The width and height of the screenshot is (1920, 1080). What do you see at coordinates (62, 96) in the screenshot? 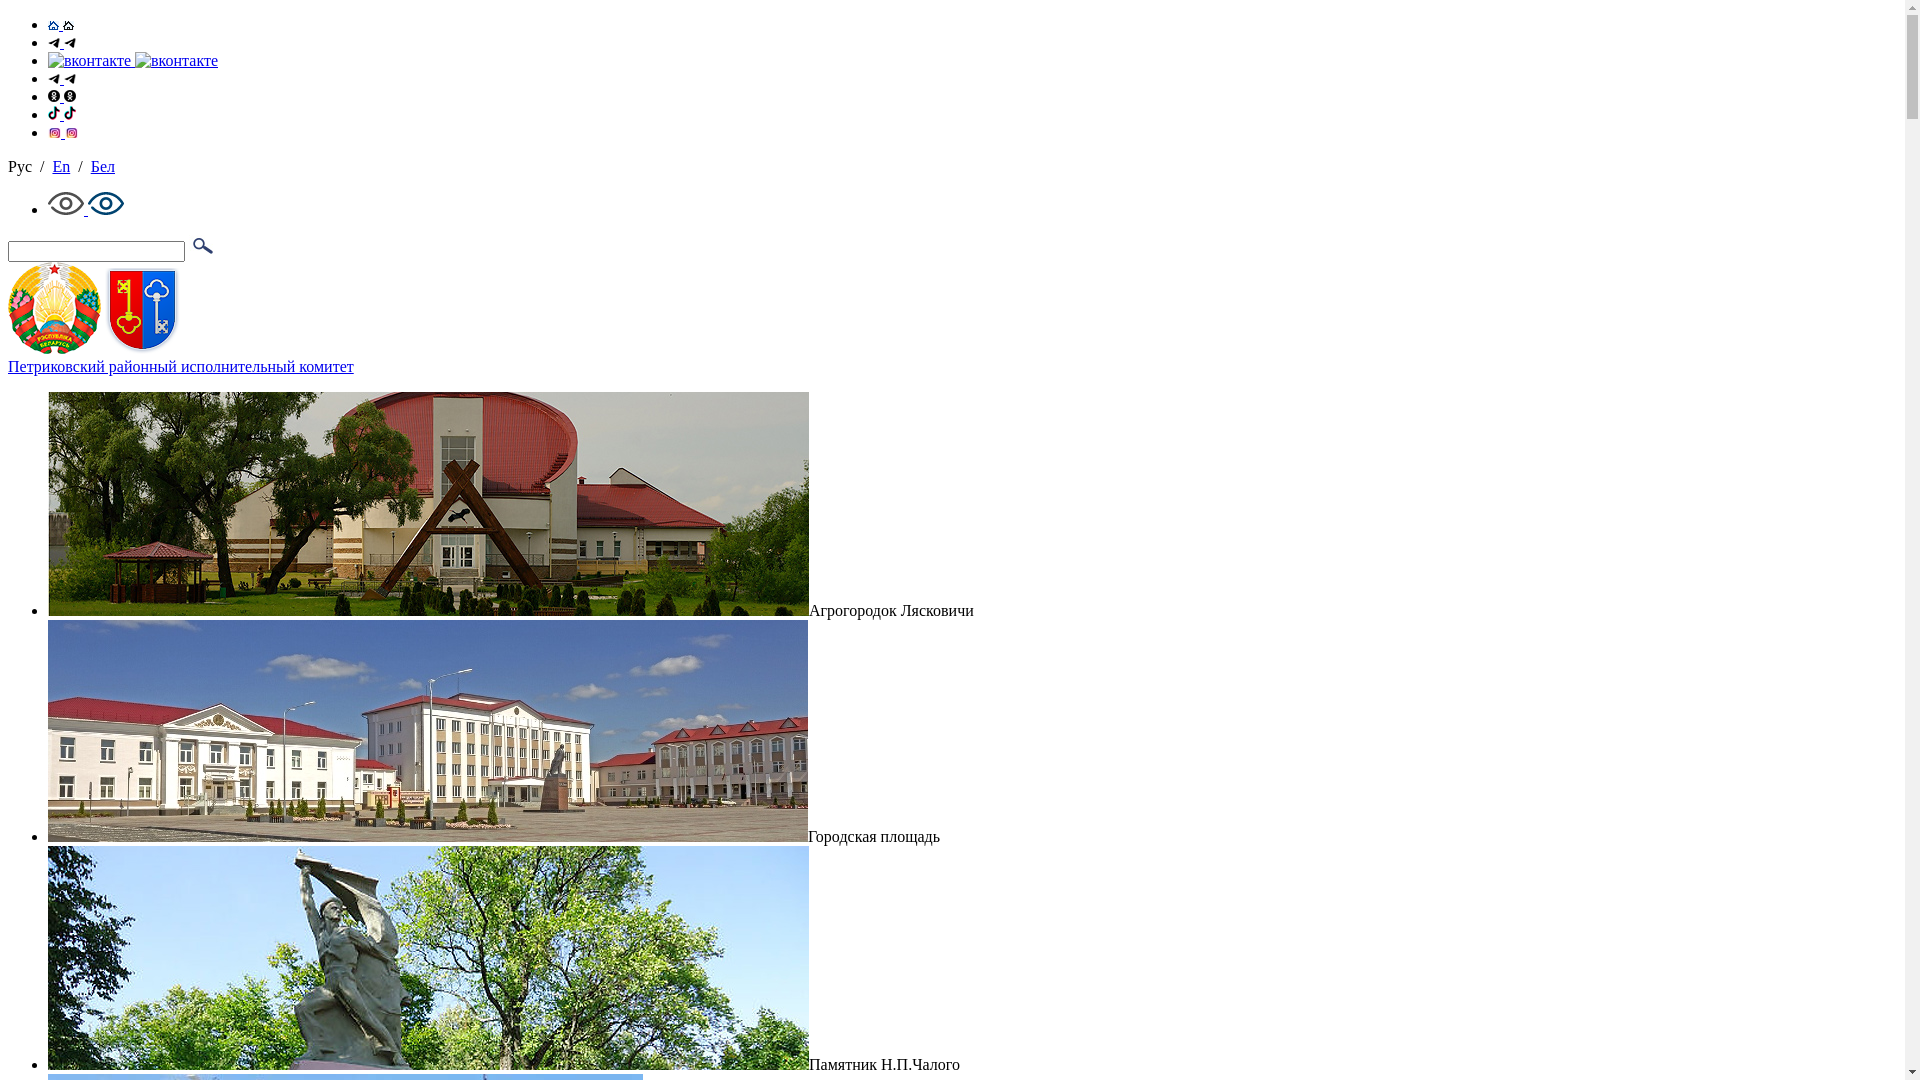
I see `'OK'` at bounding box center [62, 96].